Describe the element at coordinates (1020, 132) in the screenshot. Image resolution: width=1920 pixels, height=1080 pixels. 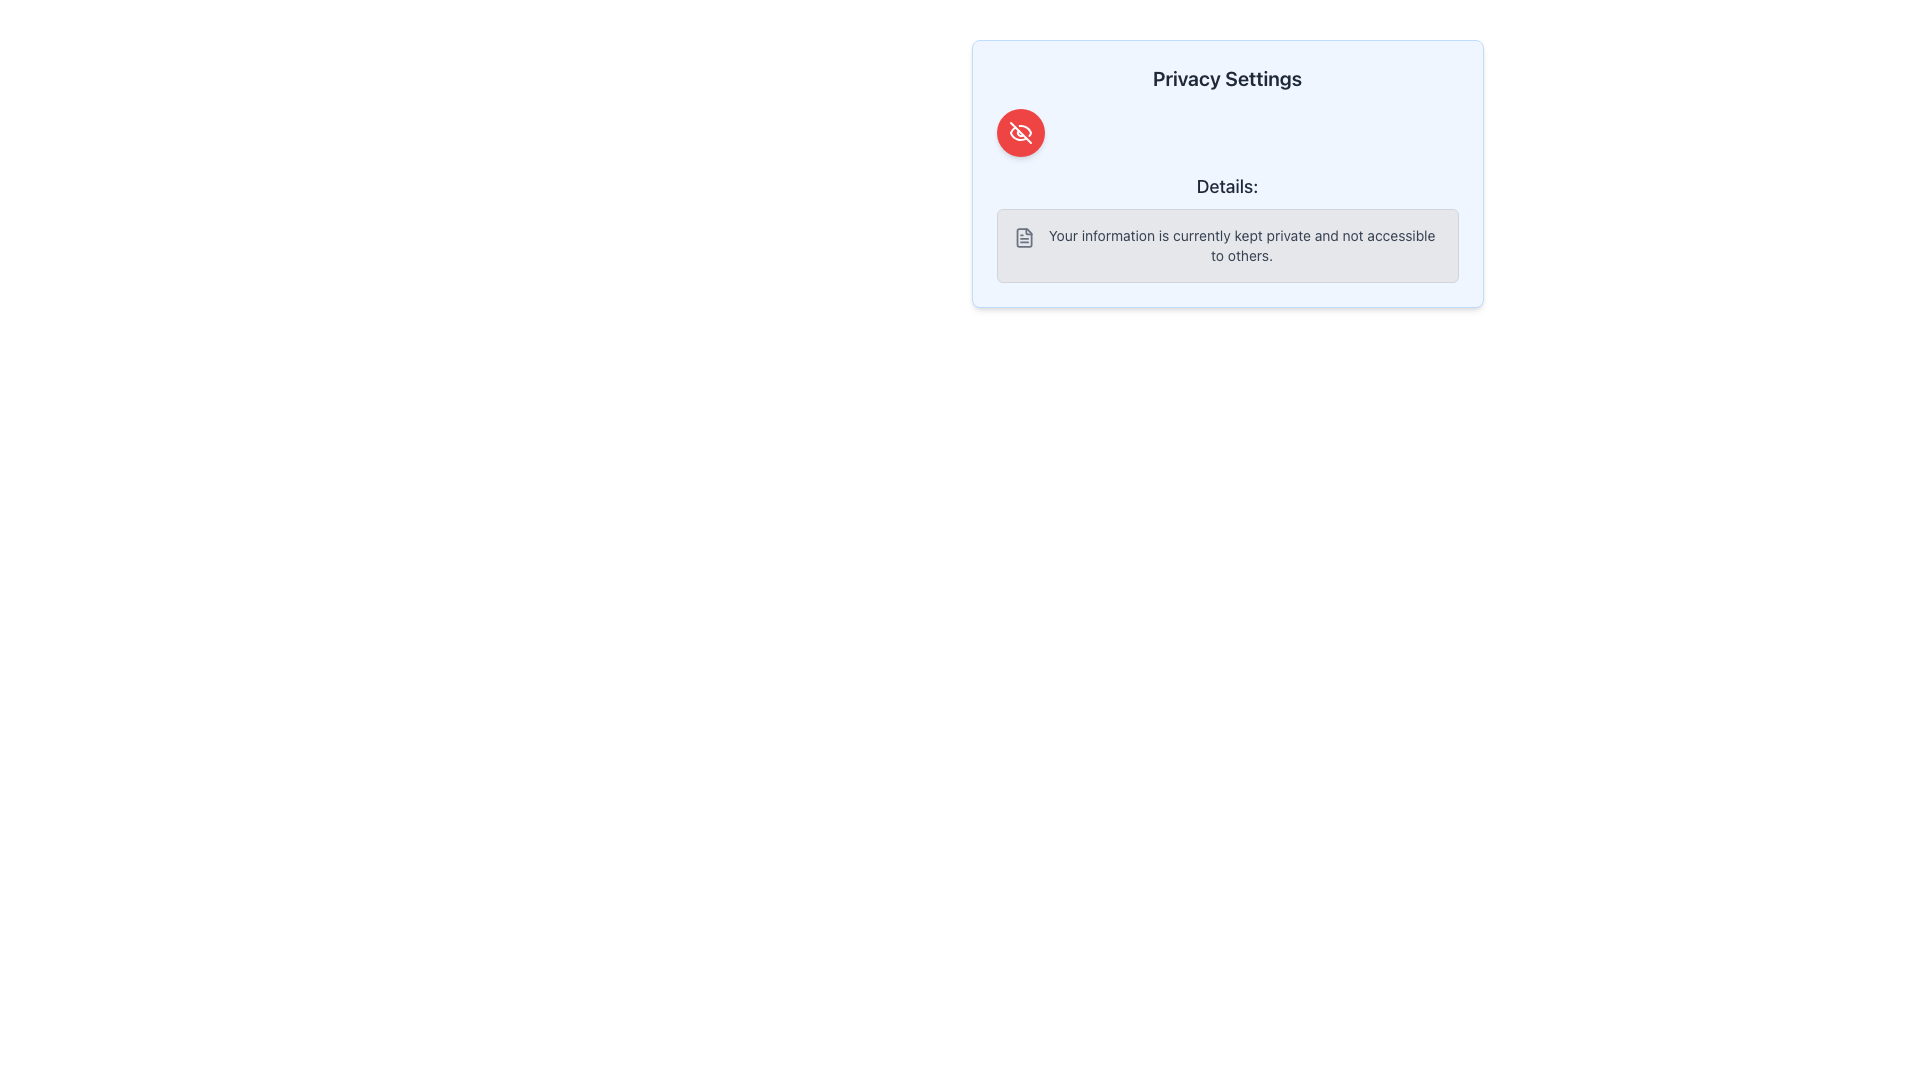
I see `the circular red button with a white eye-off icon in the Privacy Settings card` at that location.